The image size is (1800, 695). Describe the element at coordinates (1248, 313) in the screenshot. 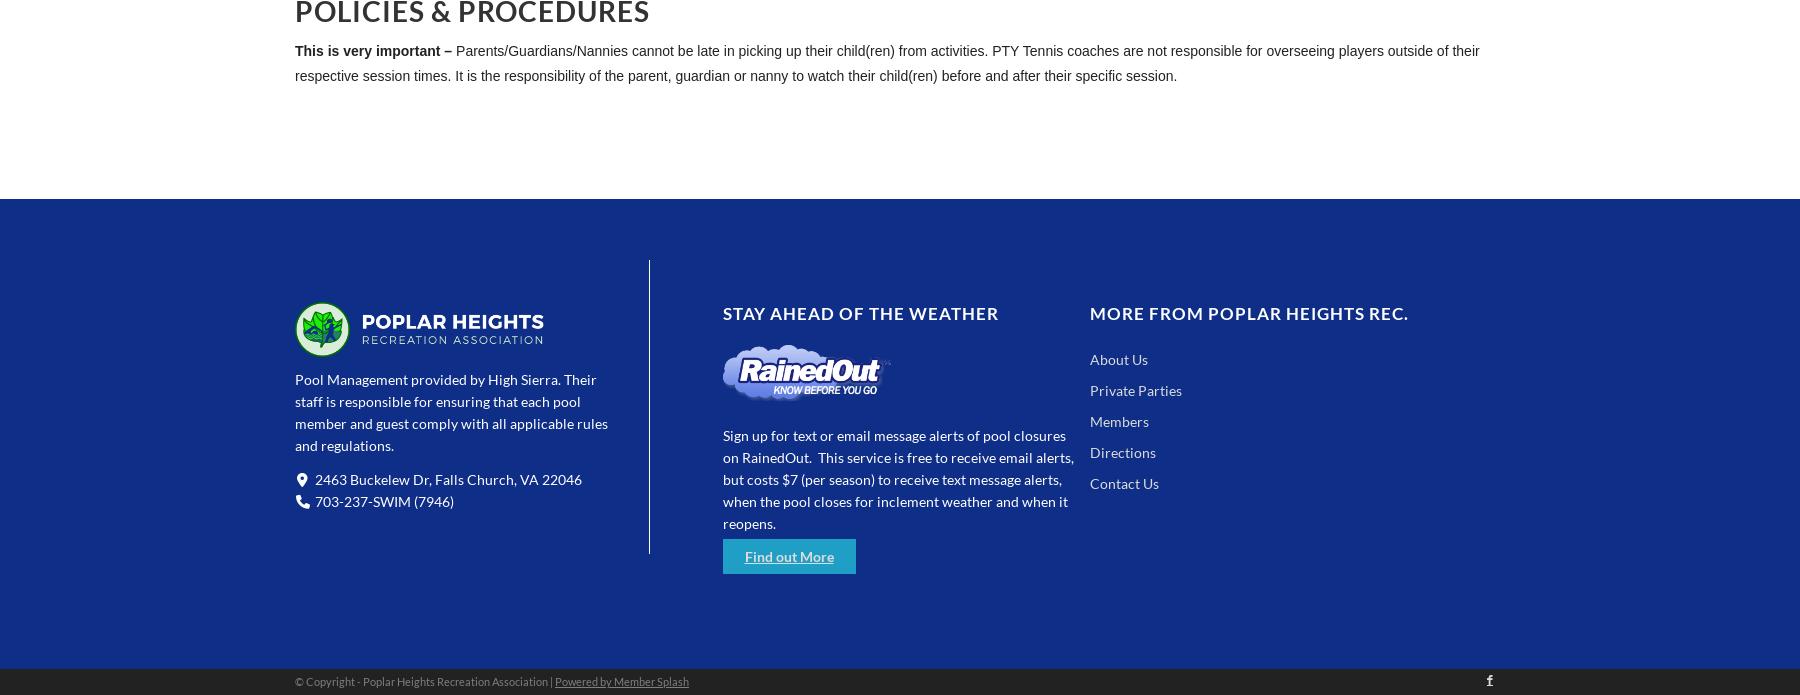

I see `'More from Poplar Heights Rec.'` at that location.